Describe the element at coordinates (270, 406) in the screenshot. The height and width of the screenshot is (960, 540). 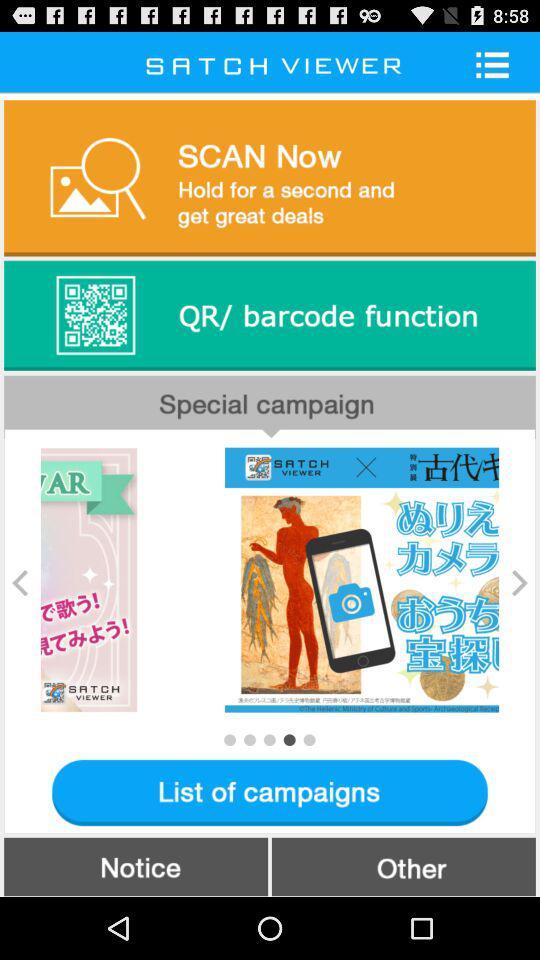
I see `special campaign` at that location.